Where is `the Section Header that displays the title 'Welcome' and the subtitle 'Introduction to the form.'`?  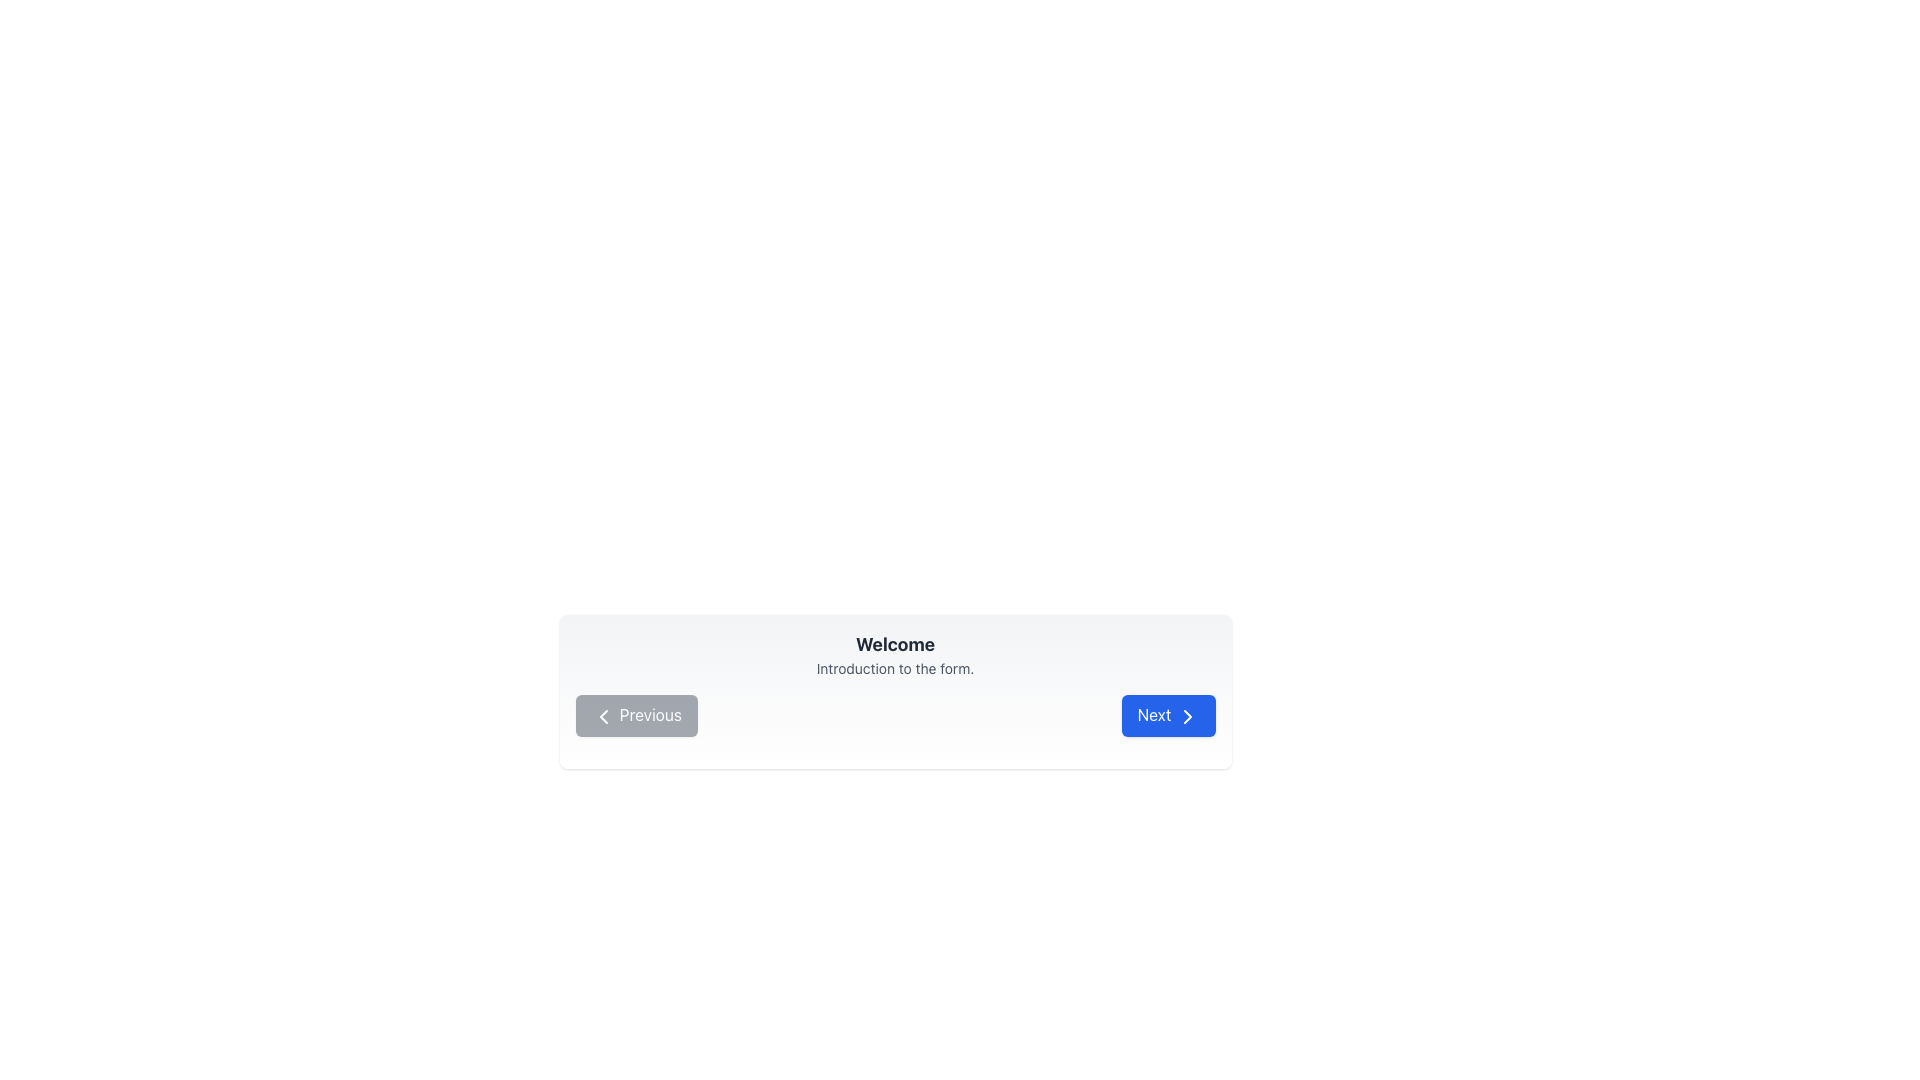 the Section Header that displays the title 'Welcome' and the subtitle 'Introduction to the form.' is located at coordinates (894, 655).